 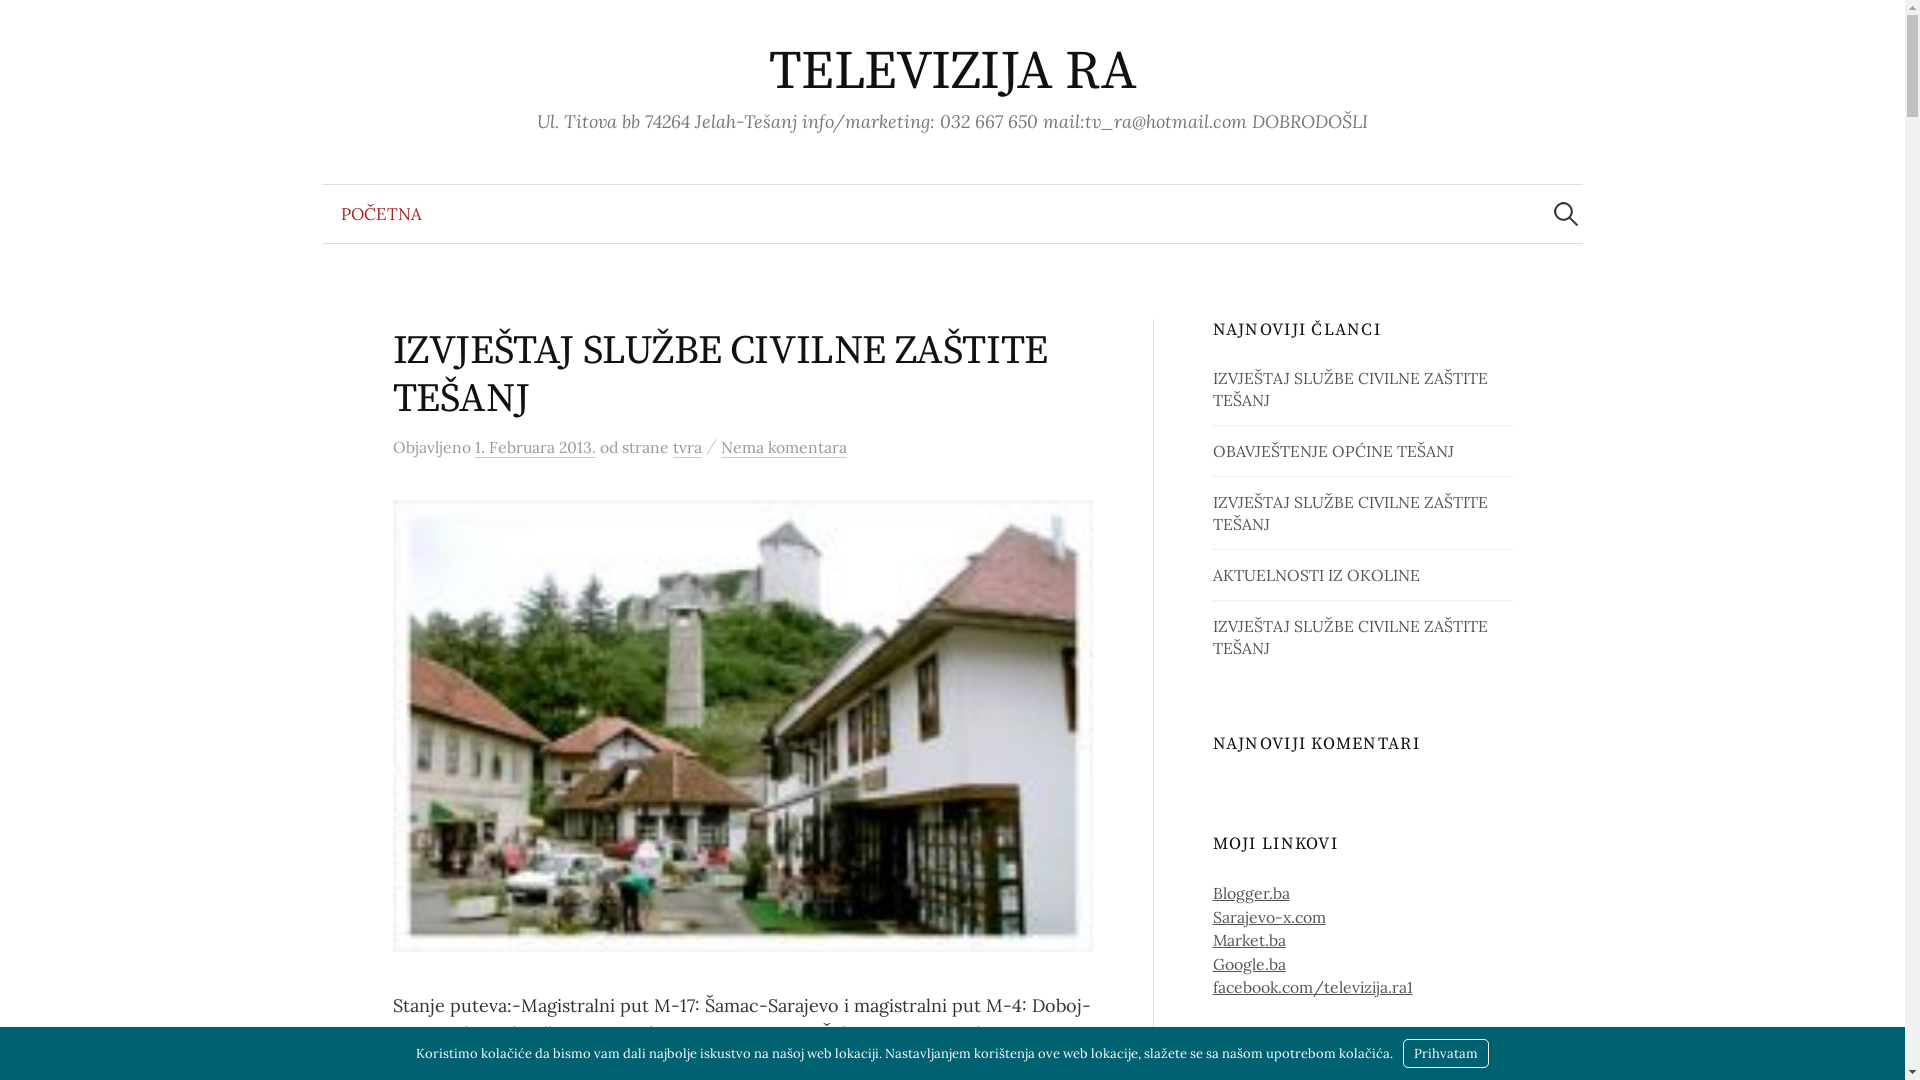 What do you see at coordinates (24, 24) in the screenshot?
I see `'Pretraga'` at bounding box center [24, 24].